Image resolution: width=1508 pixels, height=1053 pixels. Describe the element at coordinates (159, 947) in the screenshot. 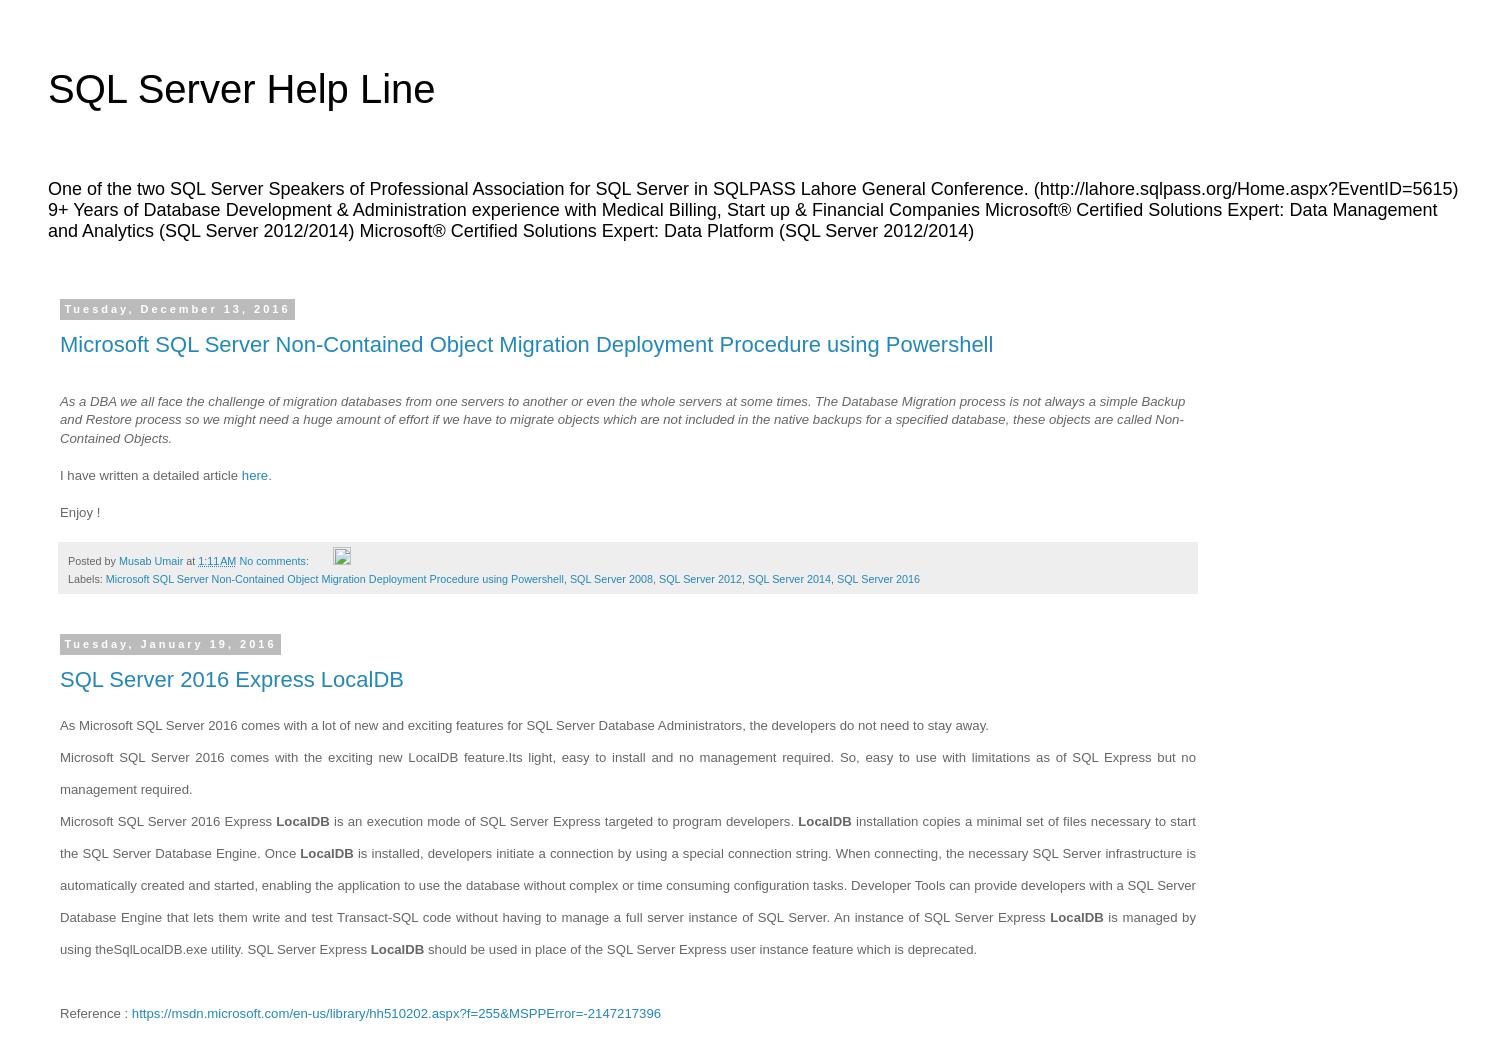

I see `'SqlLocalDB.exe'` at that location.